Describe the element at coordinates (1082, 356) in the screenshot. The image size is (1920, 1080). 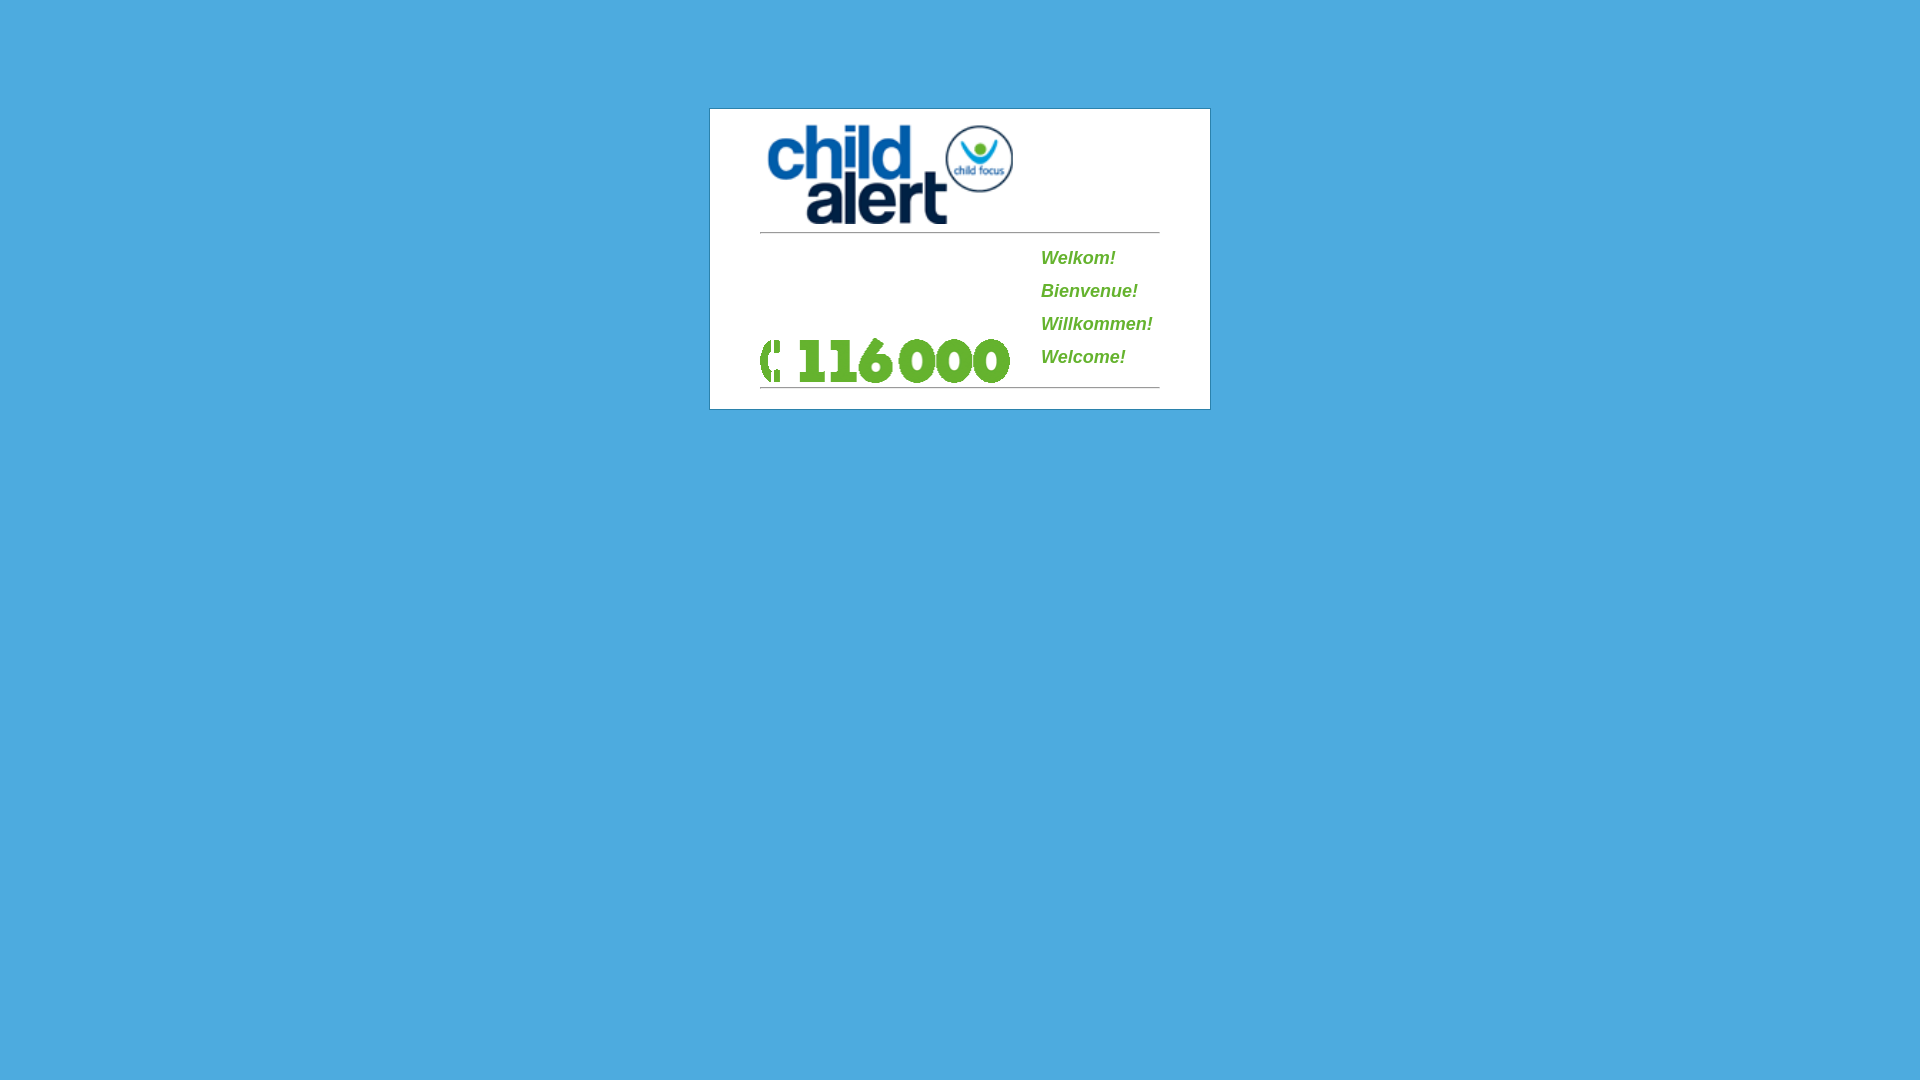
I see `'Welcome!'` at that location.